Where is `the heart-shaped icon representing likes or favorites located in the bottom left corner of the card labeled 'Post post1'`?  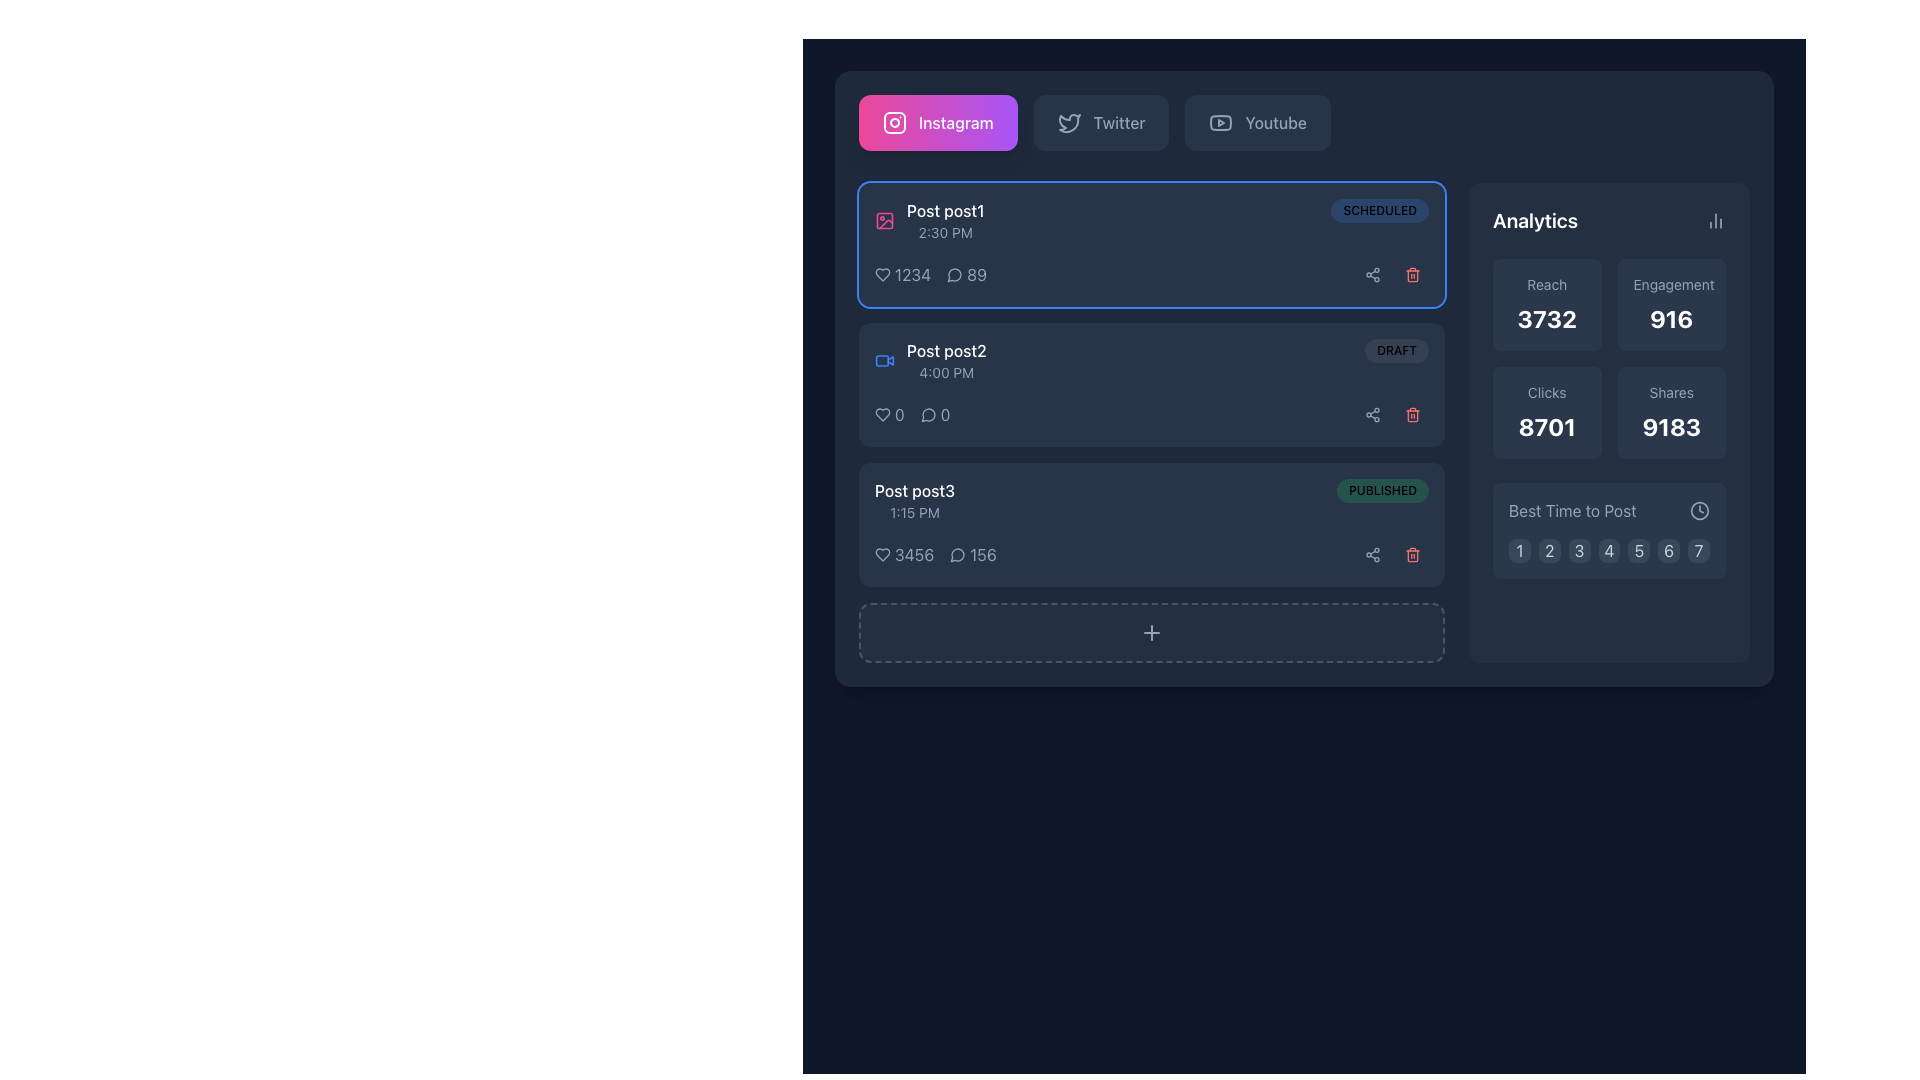
the heart-shaped icon representing likes or favorites located in the bottom left corner of the card labeled 'Post post1' is located at coordinates (882, 274).